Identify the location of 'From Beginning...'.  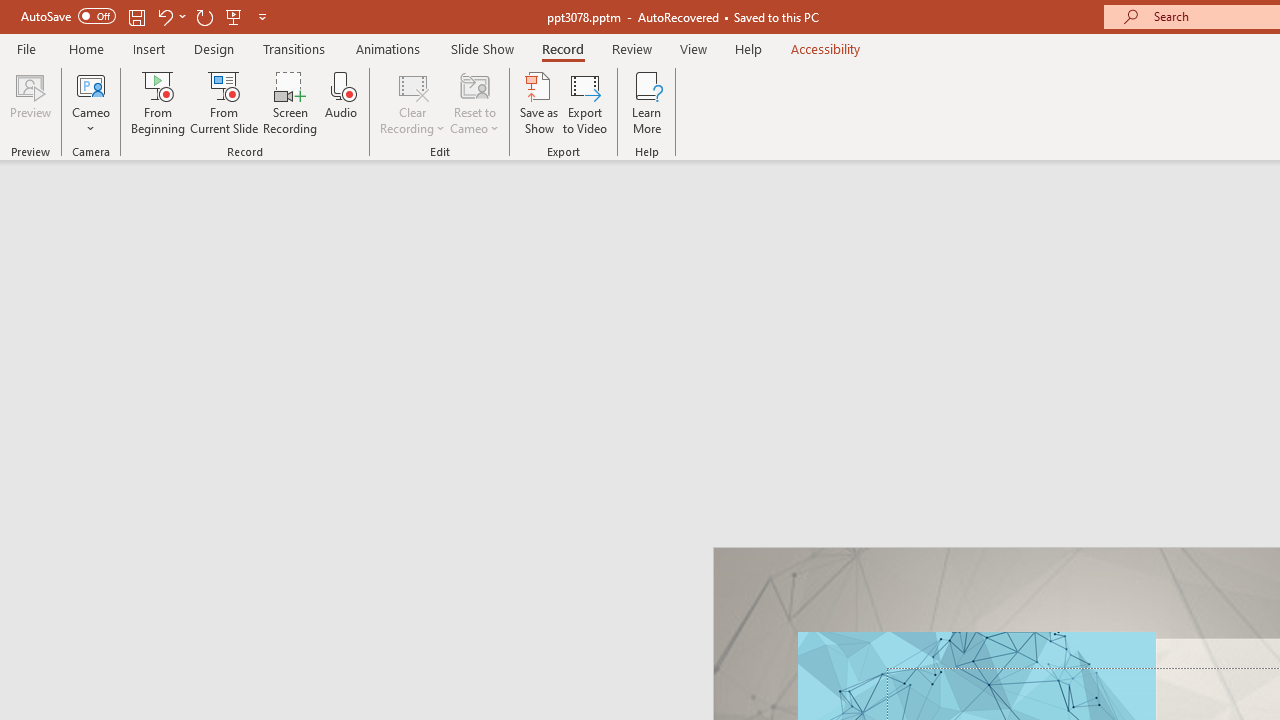
(157, 103).